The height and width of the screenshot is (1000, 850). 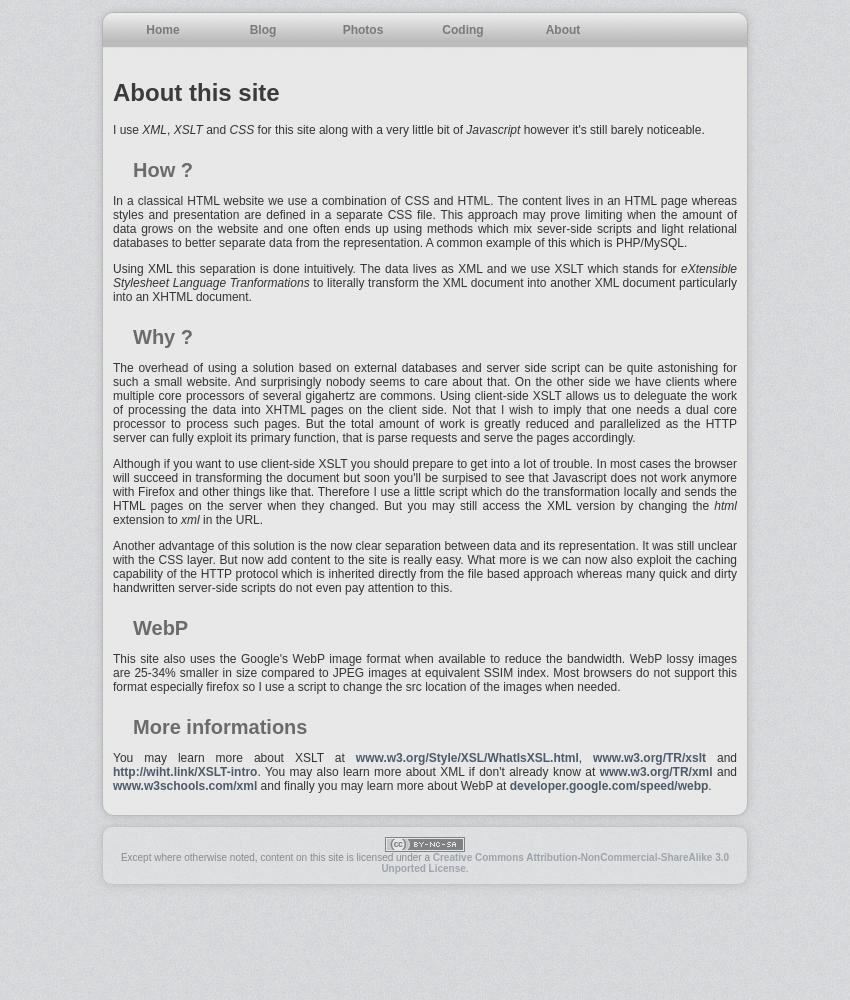 I want to click on 'in the URL.', so click(x=231, y=520).